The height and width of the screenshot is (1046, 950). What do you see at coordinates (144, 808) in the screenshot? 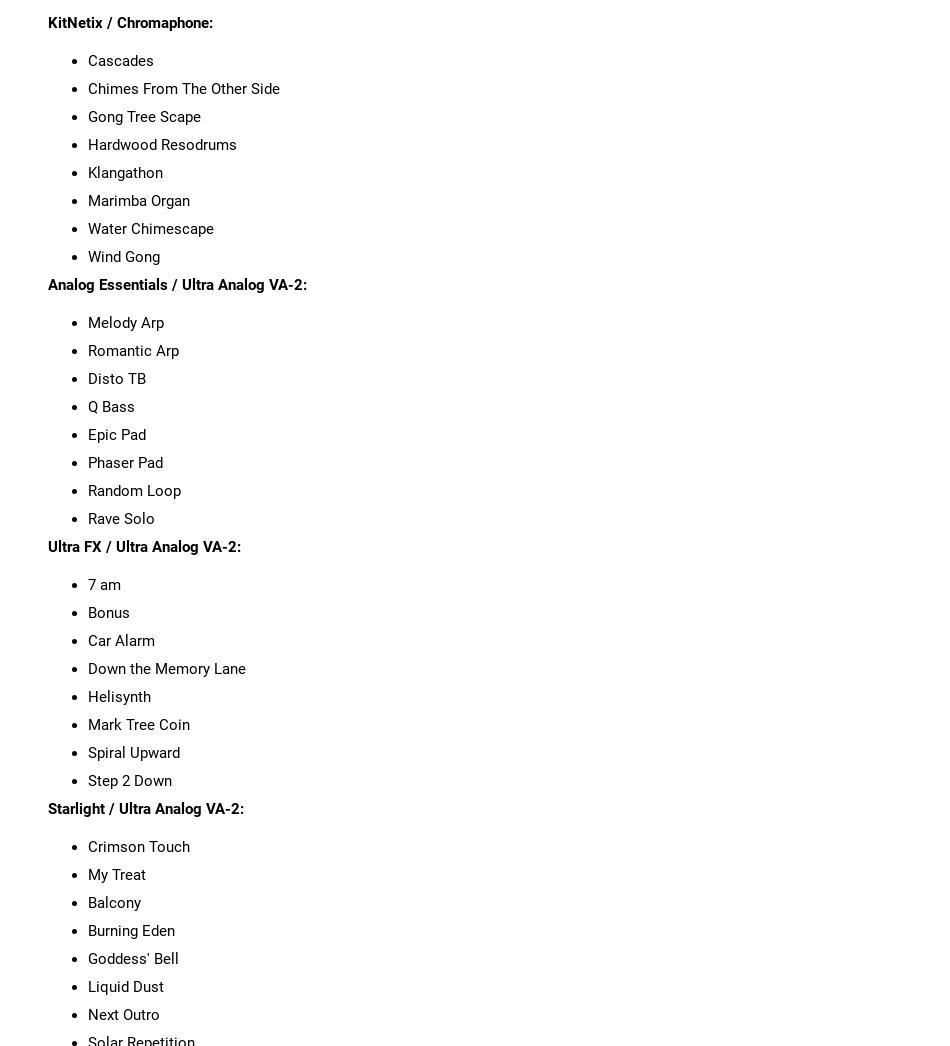
I see `'Starlight / Ultra Analog VA-2:'` at bounding box center [144, 808].